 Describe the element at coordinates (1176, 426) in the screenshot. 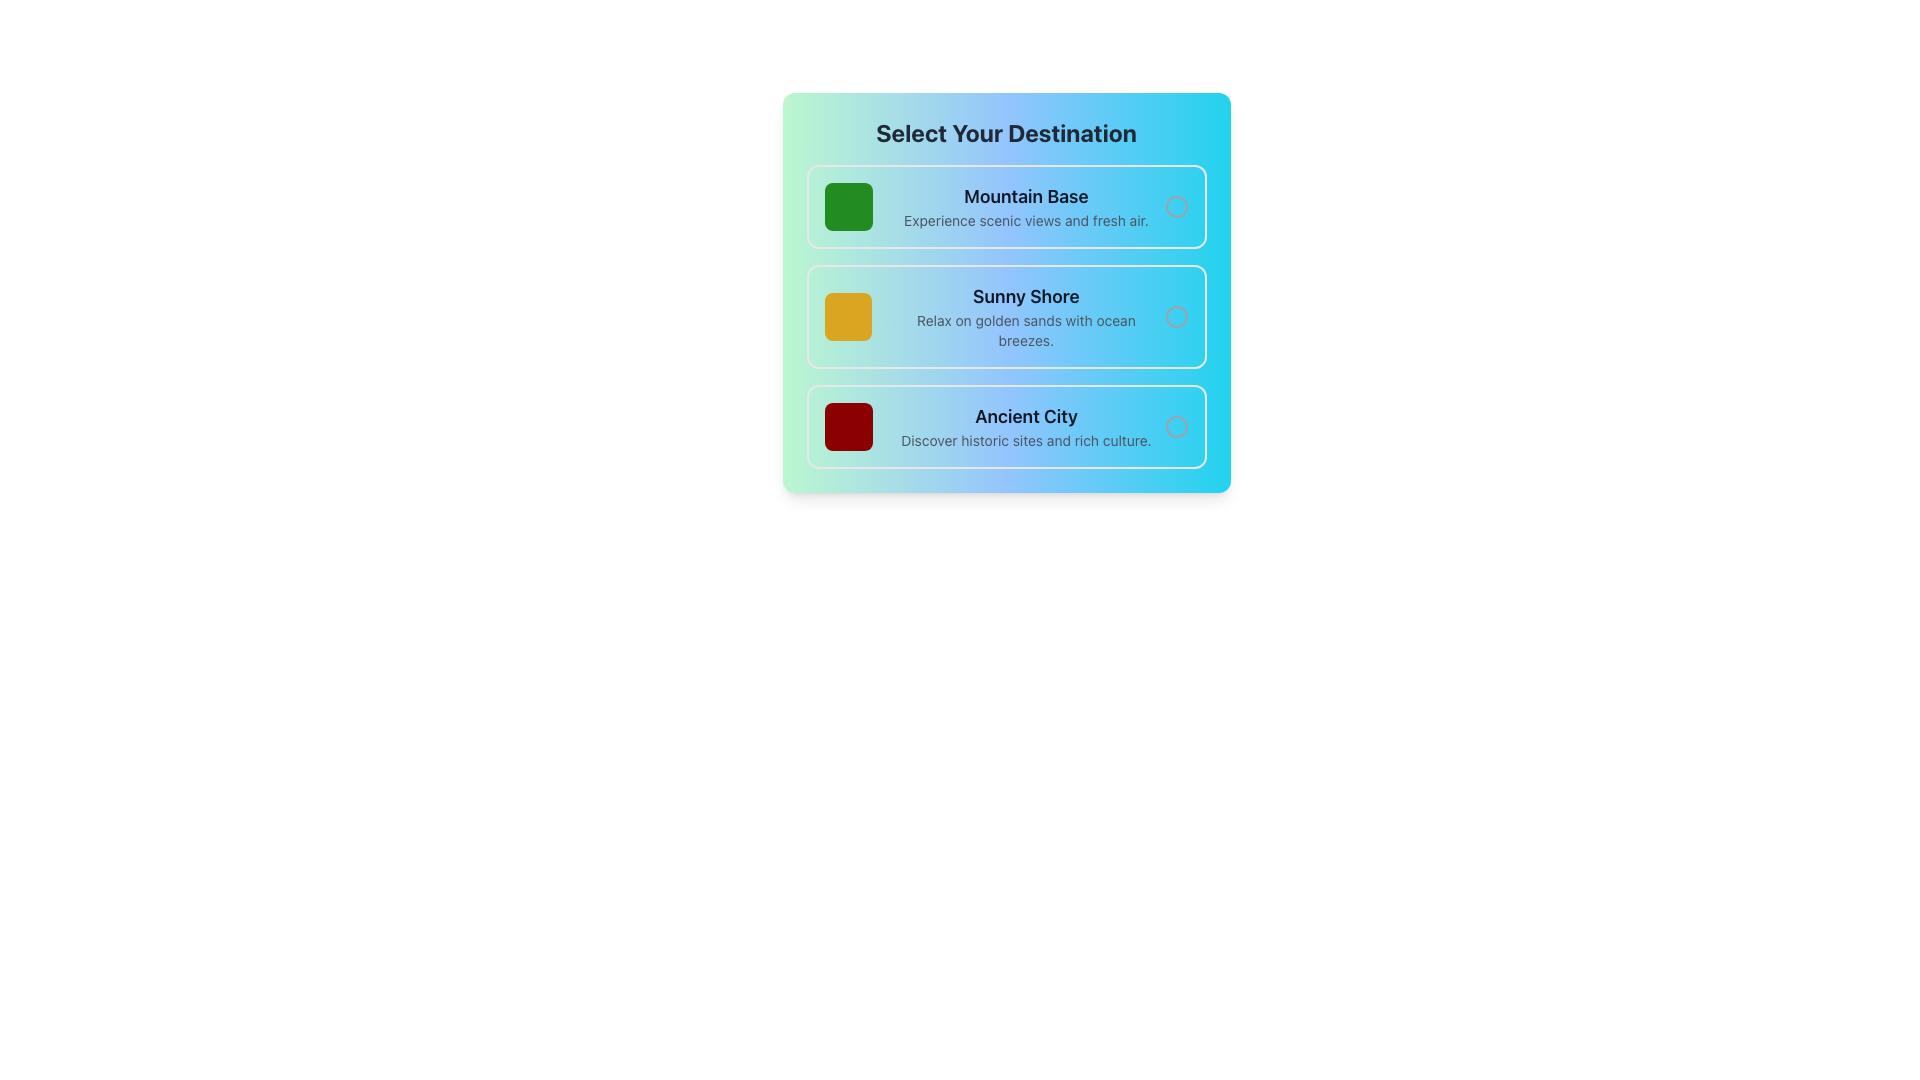

I see `the smaller inner SVG Circle positioned centrally within the larger icon to the right of the 'Ancient City' option` at that location.